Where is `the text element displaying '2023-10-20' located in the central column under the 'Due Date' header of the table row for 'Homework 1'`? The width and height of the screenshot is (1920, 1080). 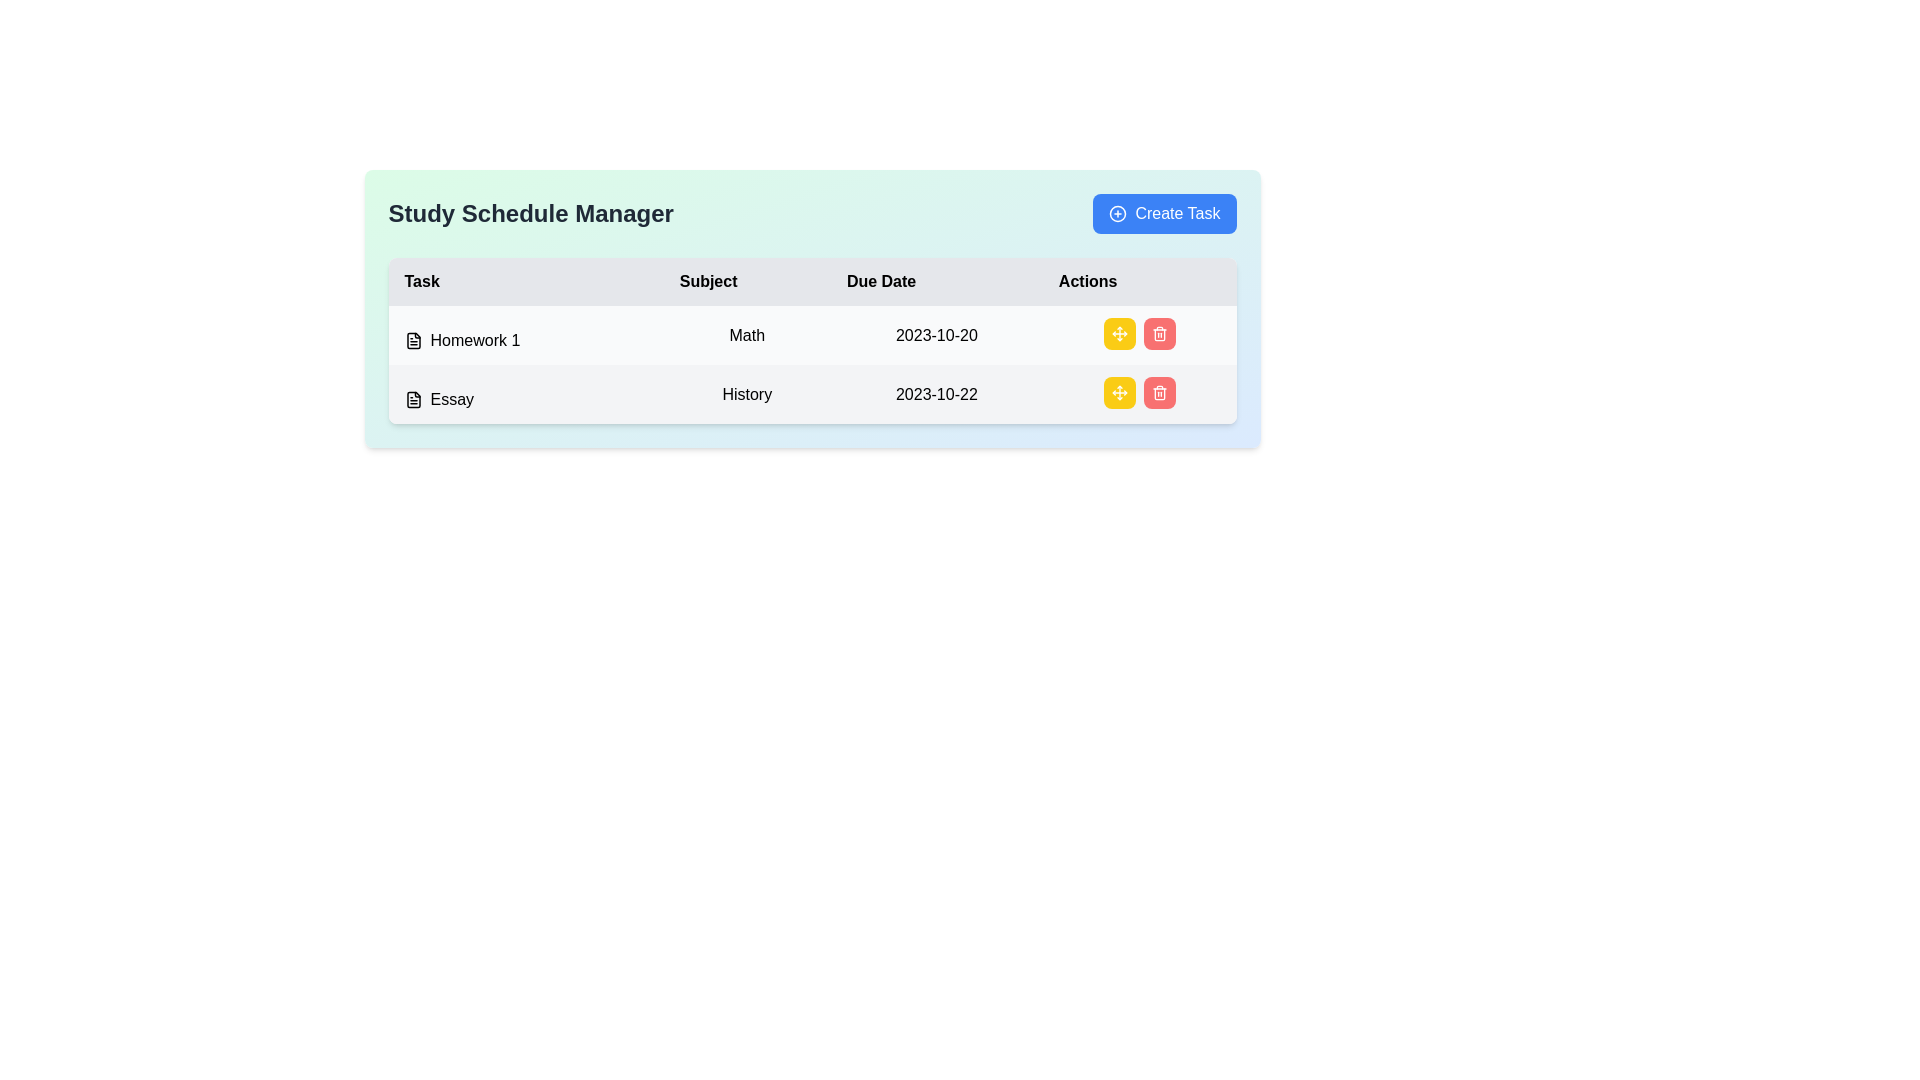
the text element displaying '2023-10-20' located in the central column under the 'Due Date' header of the table row for 'Homework 1' is located at coordinates (935, 334).